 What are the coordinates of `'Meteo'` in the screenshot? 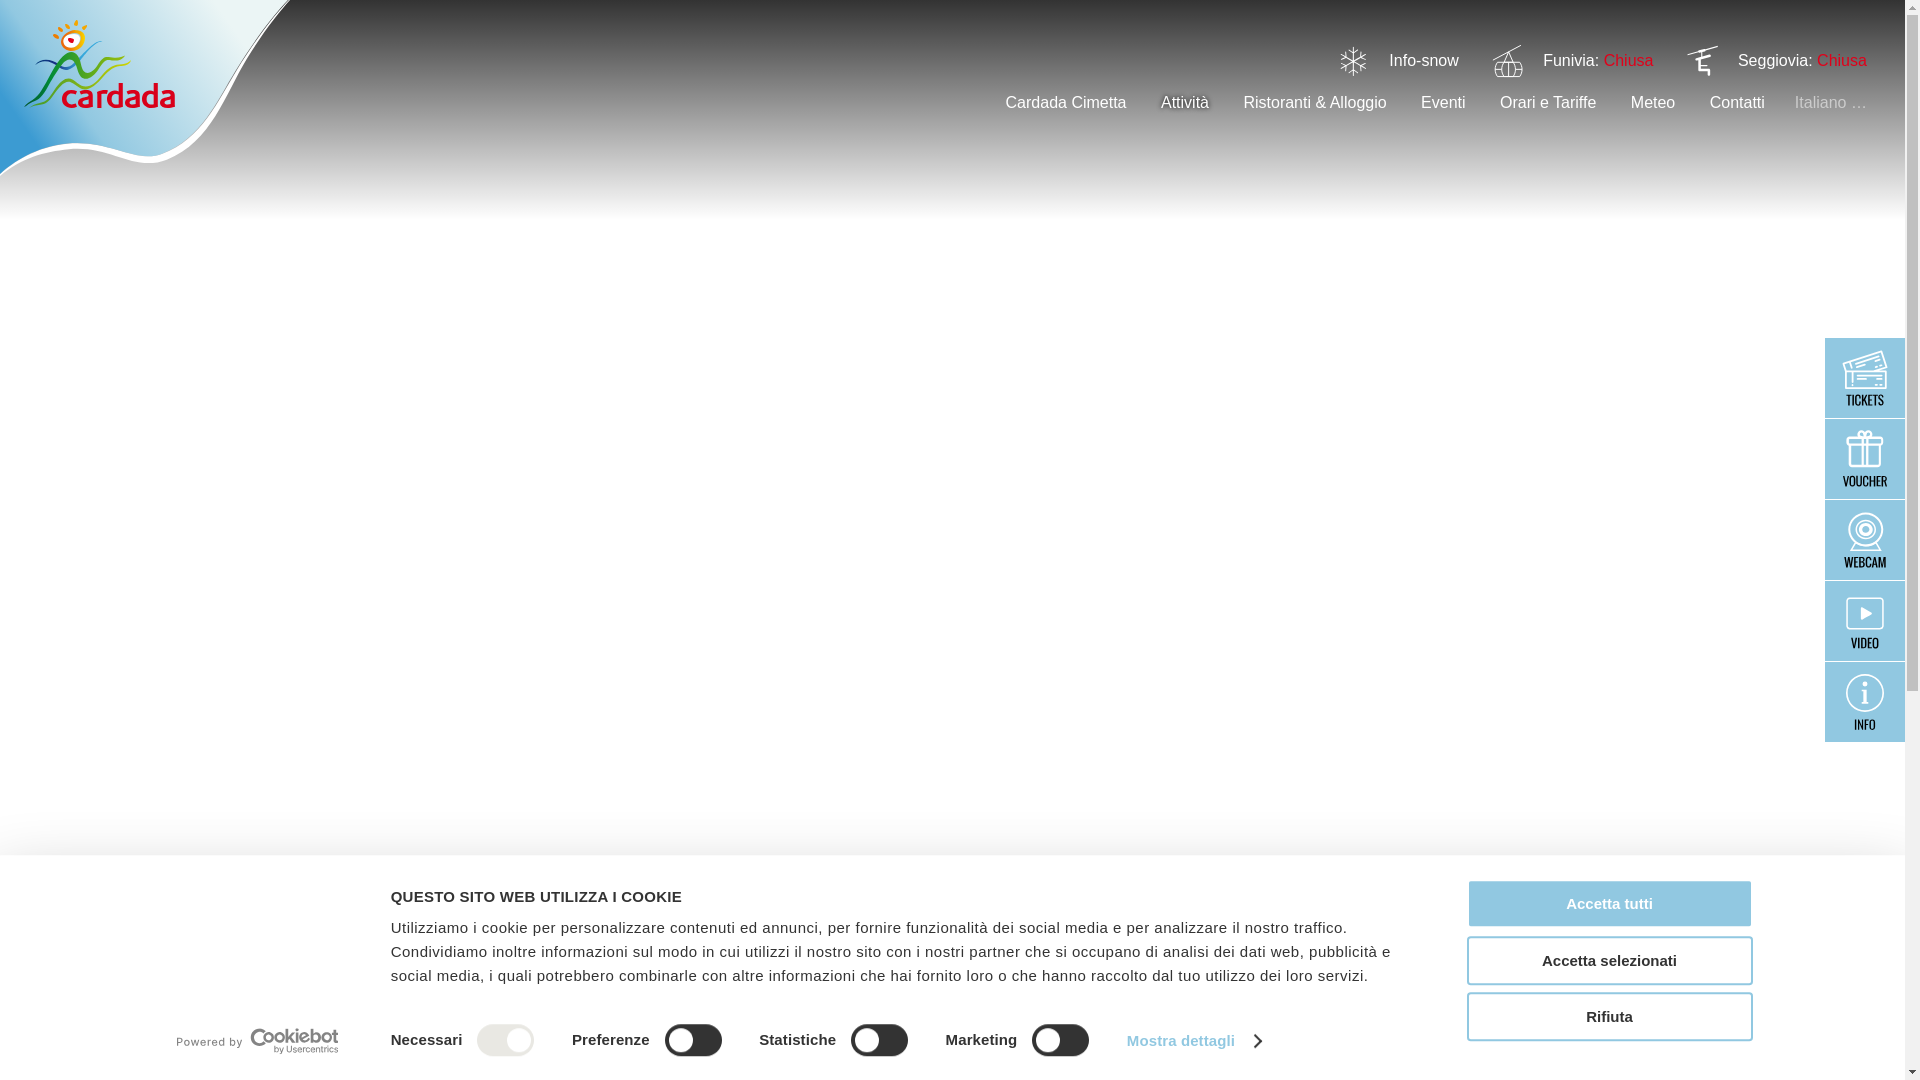 It's located at (1652, 102).